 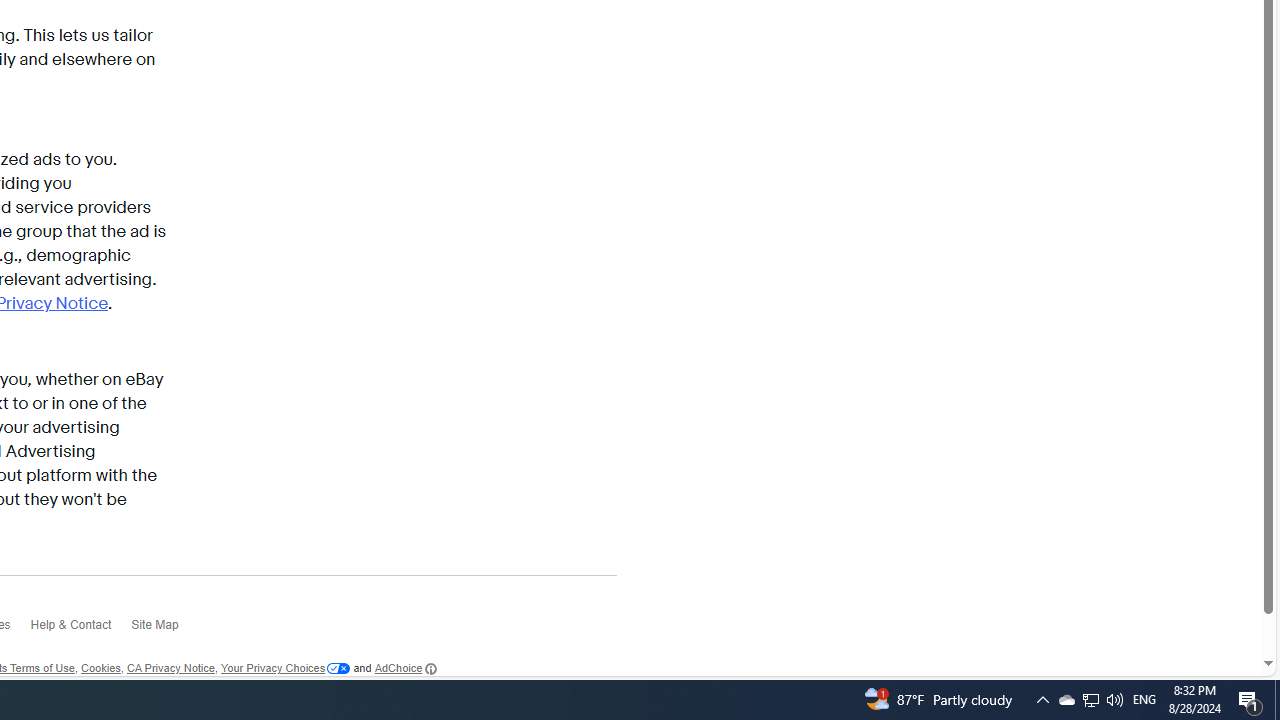 What do you see at coordinates (164, 628) in the screenshot?
I see `'Site Map'` at bounding box center [164, 628].